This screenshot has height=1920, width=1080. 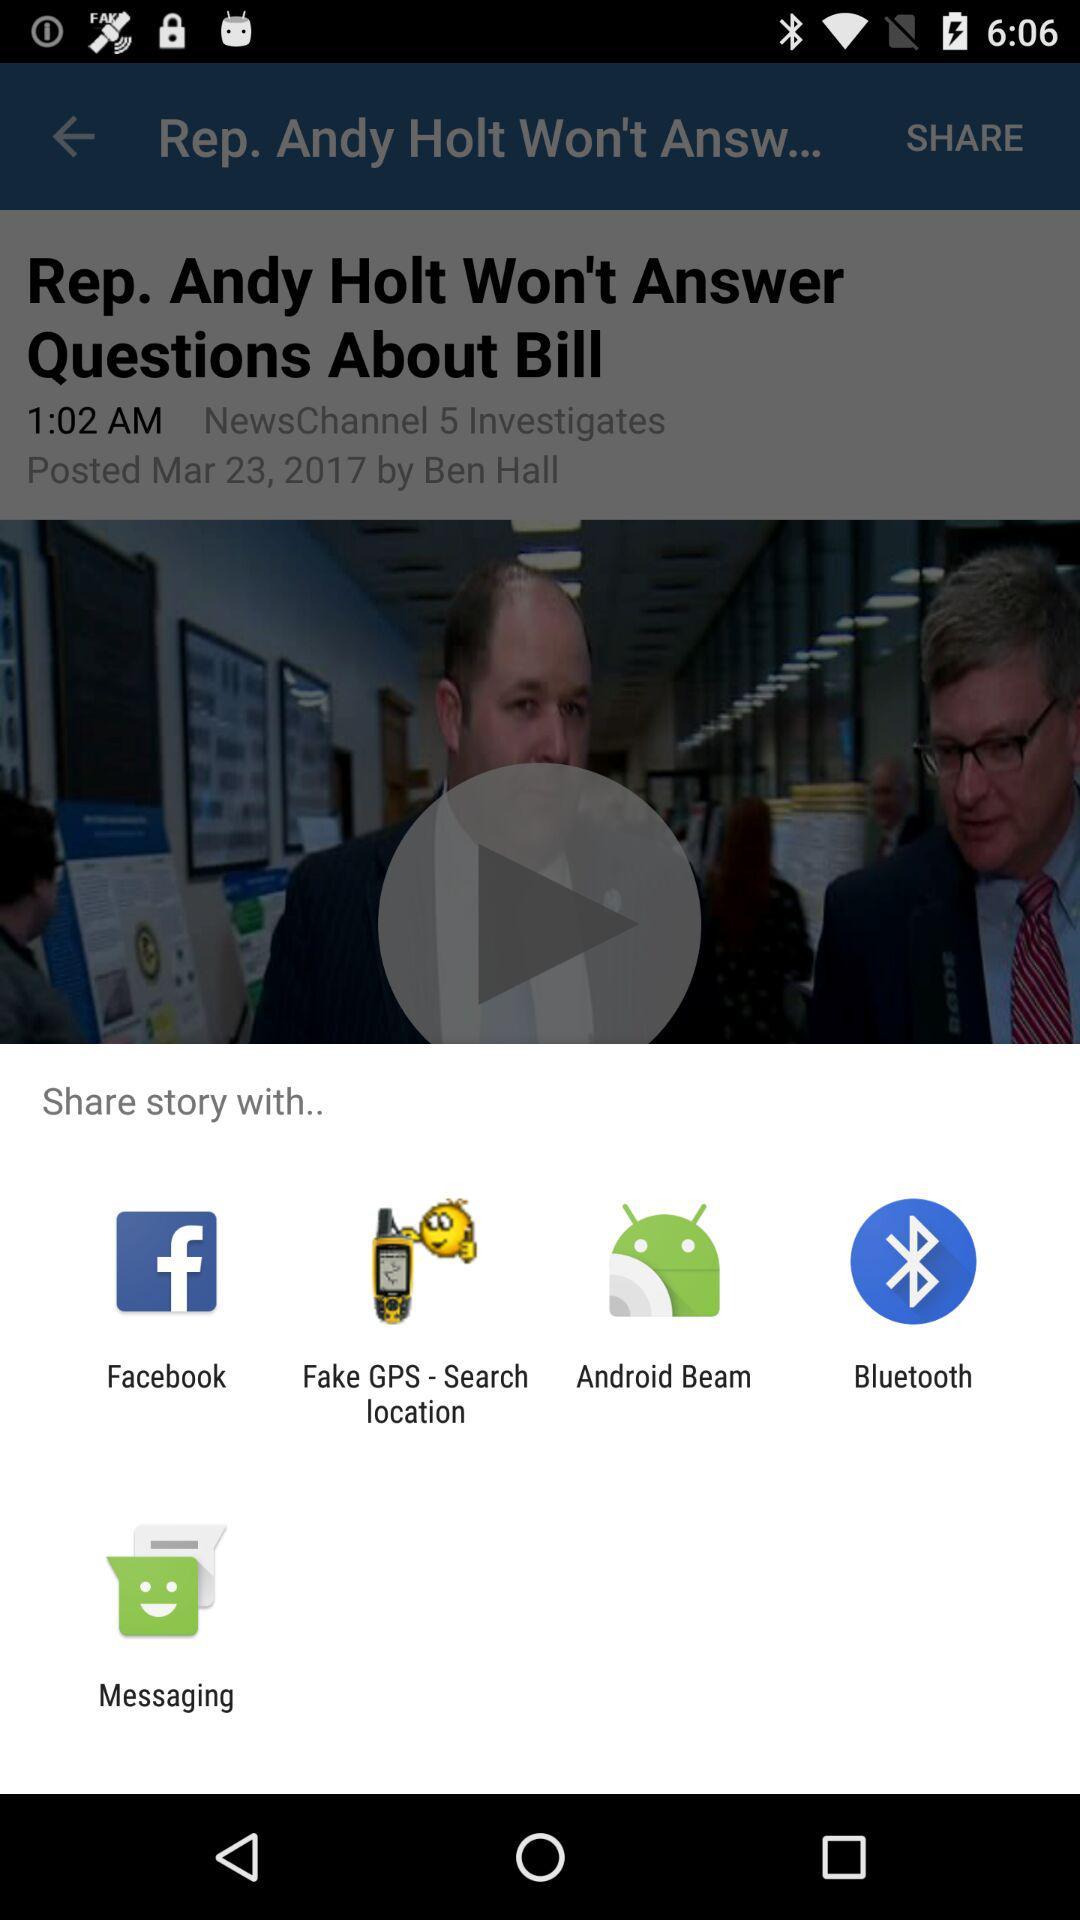 I want to click on bluetooth item, so click(x=913, y=1392).